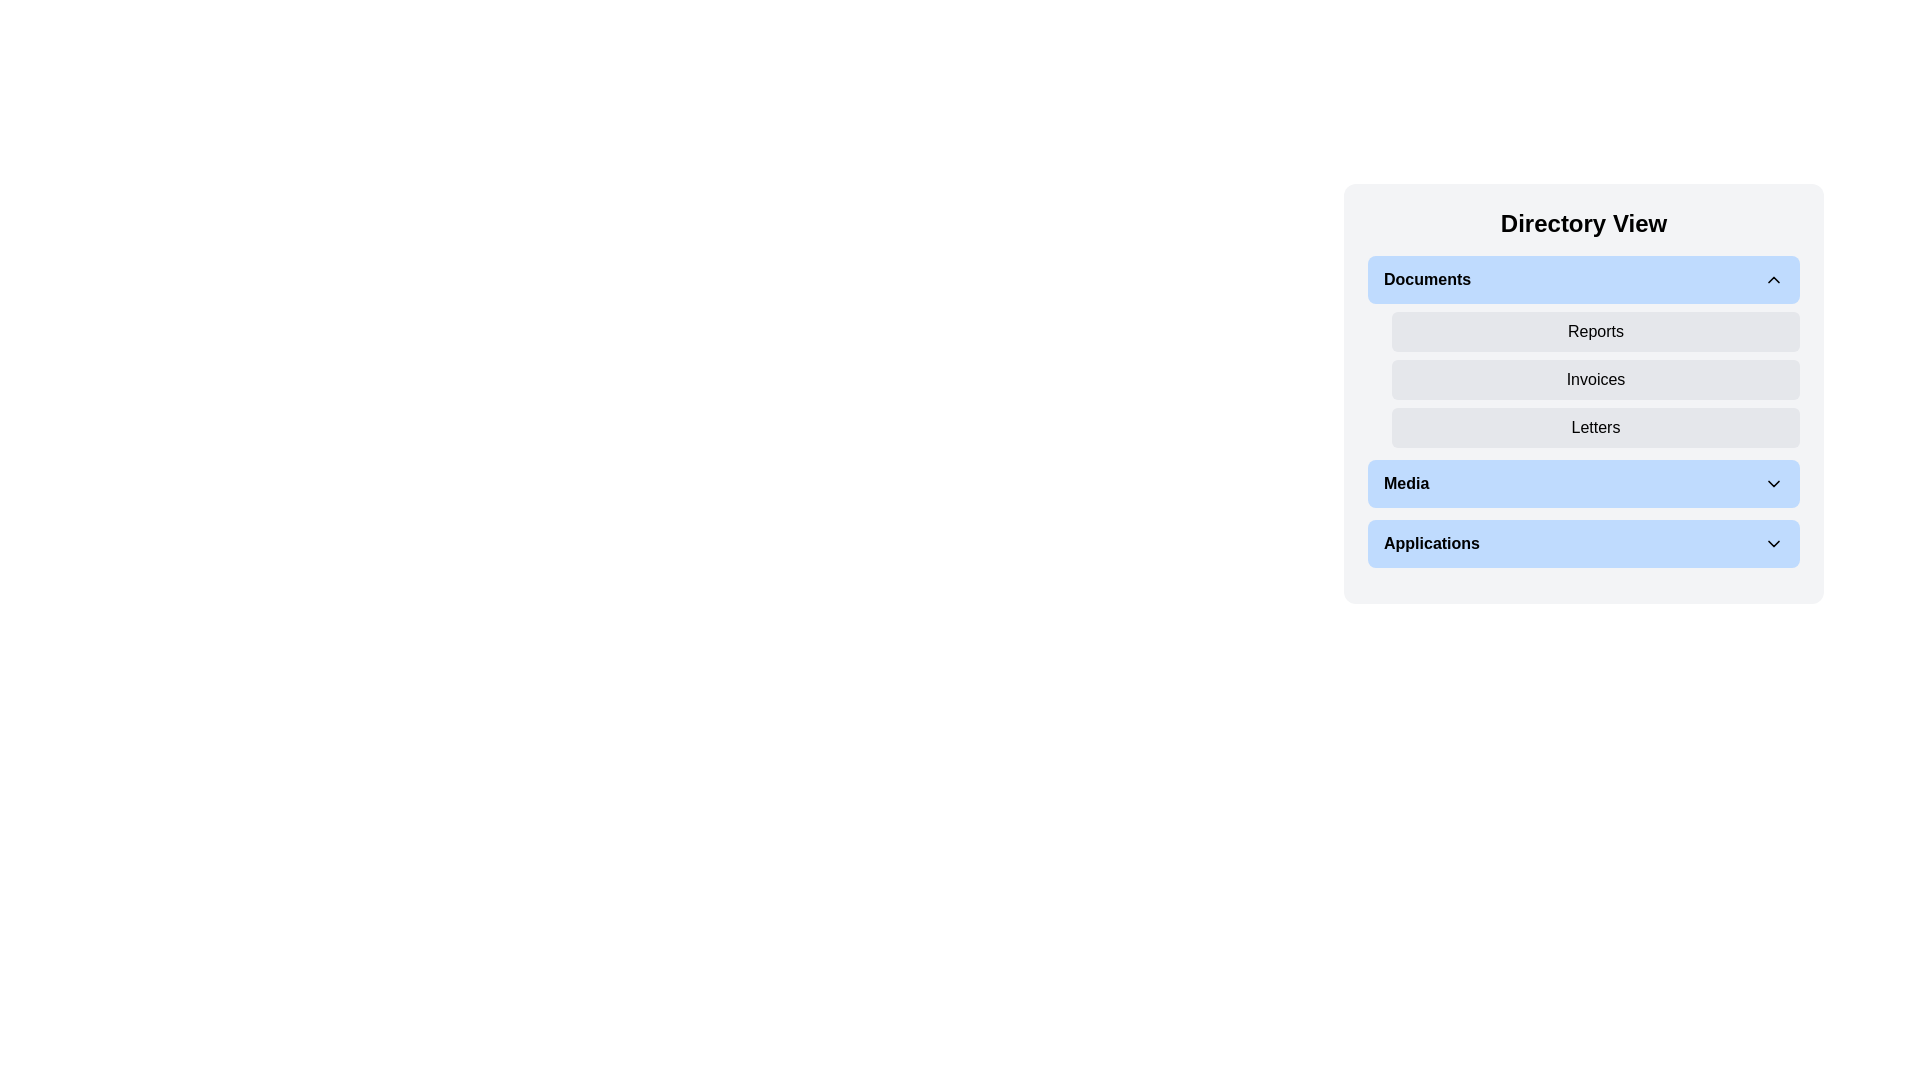  What do you see at coordinates (1583, 280) in the screenshot?
I see `the collapsible section header button that toggles the visibility of sub-items such as 'Reports', 'Invoices', and 'Letters' for keyboard navigation` at bounding box center [1583, 280].